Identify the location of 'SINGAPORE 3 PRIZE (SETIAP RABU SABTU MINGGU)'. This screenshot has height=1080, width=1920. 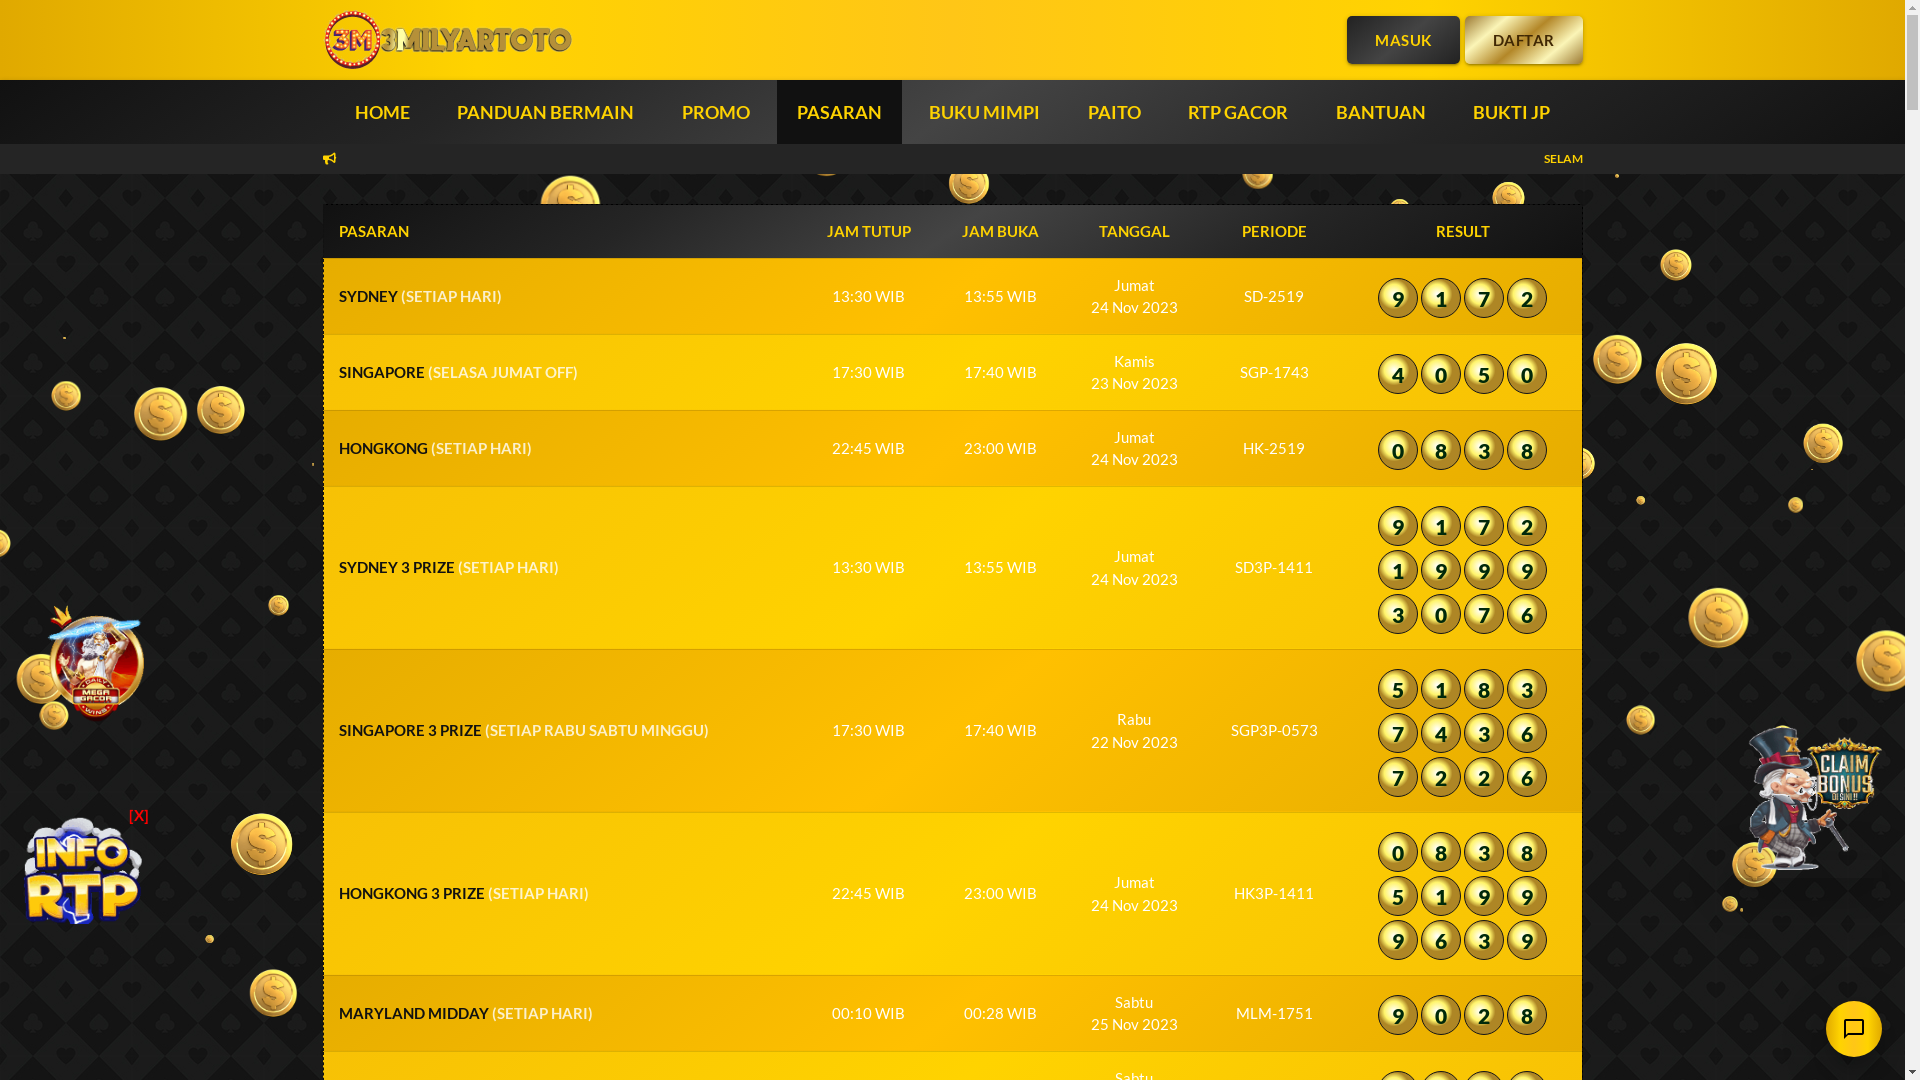
(523, 729).